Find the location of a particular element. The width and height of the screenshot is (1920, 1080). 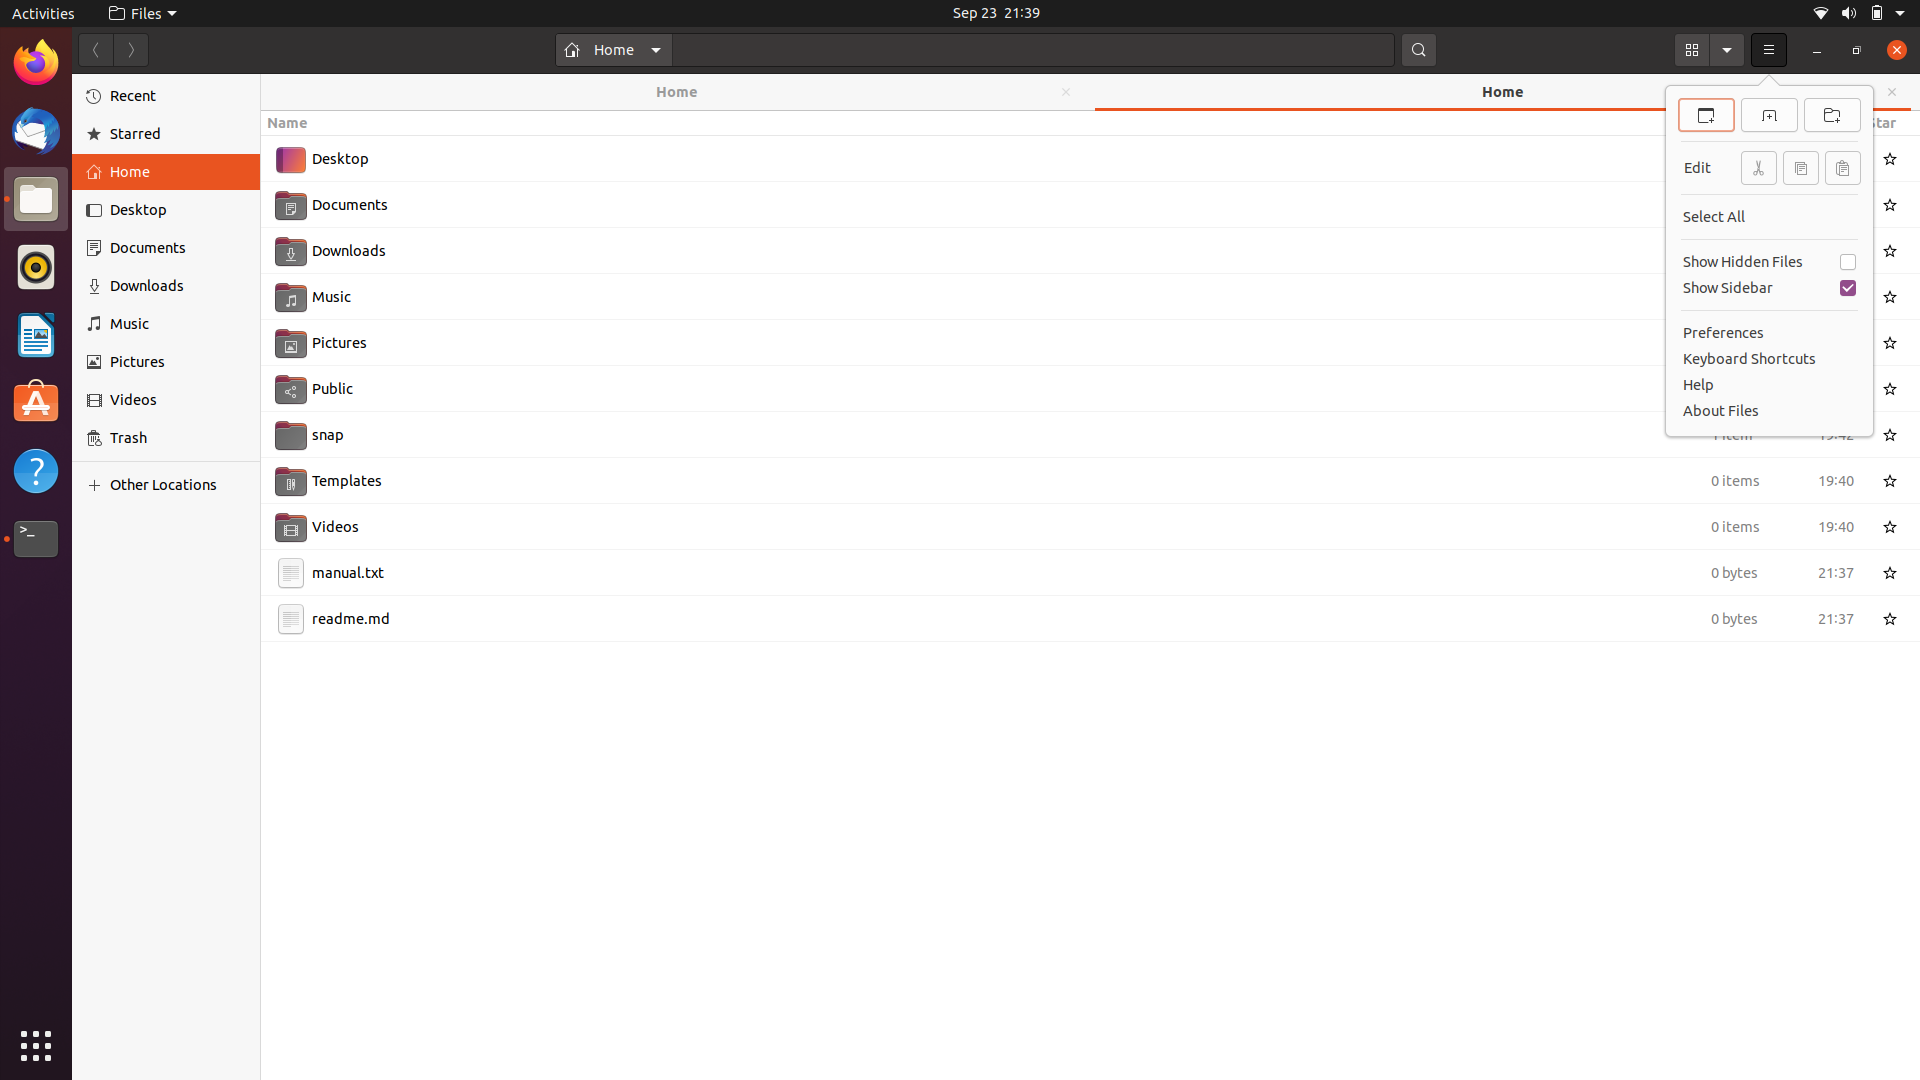

Use mouse and keyboard to terminate all open files is located at coordinates (35, 199).